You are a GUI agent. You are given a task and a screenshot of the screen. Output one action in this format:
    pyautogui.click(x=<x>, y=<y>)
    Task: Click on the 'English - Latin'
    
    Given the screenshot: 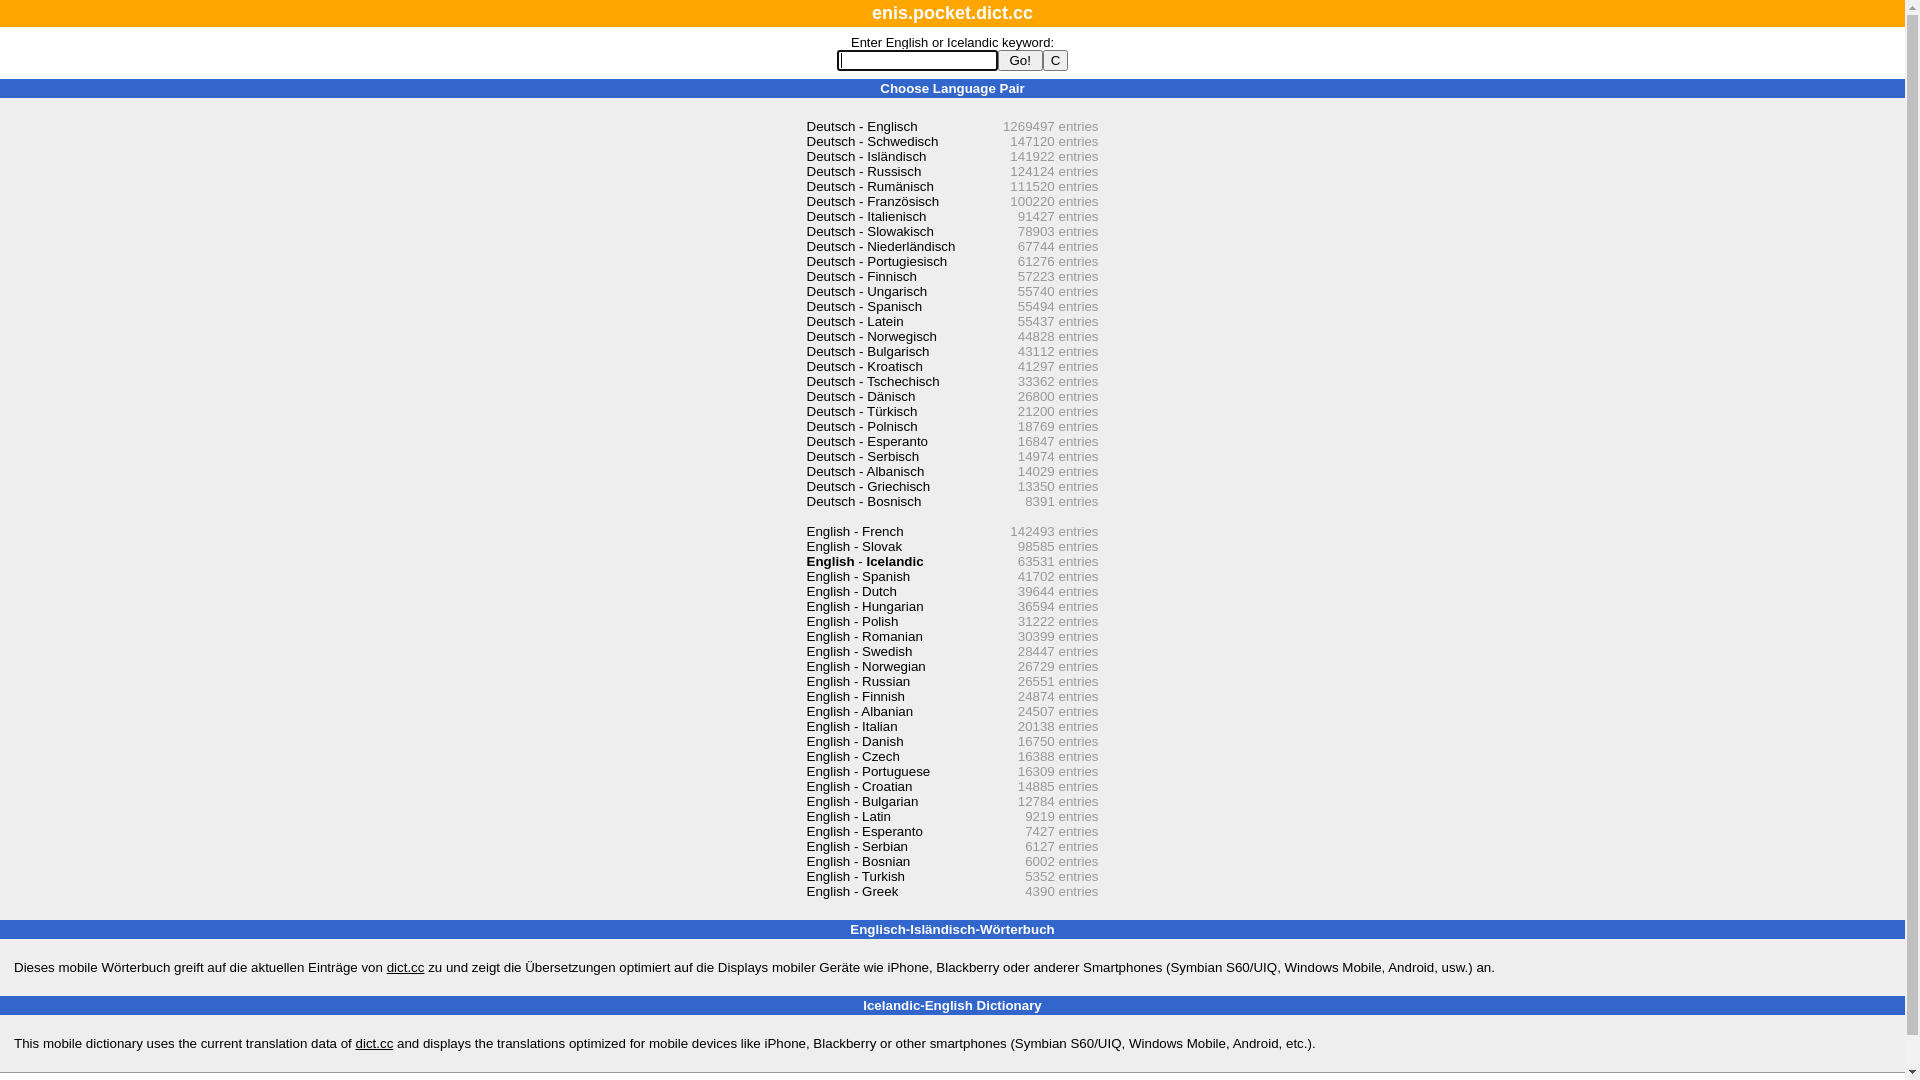 What is the action you would take?
    pyautogui.click(x=848, y=816)
    